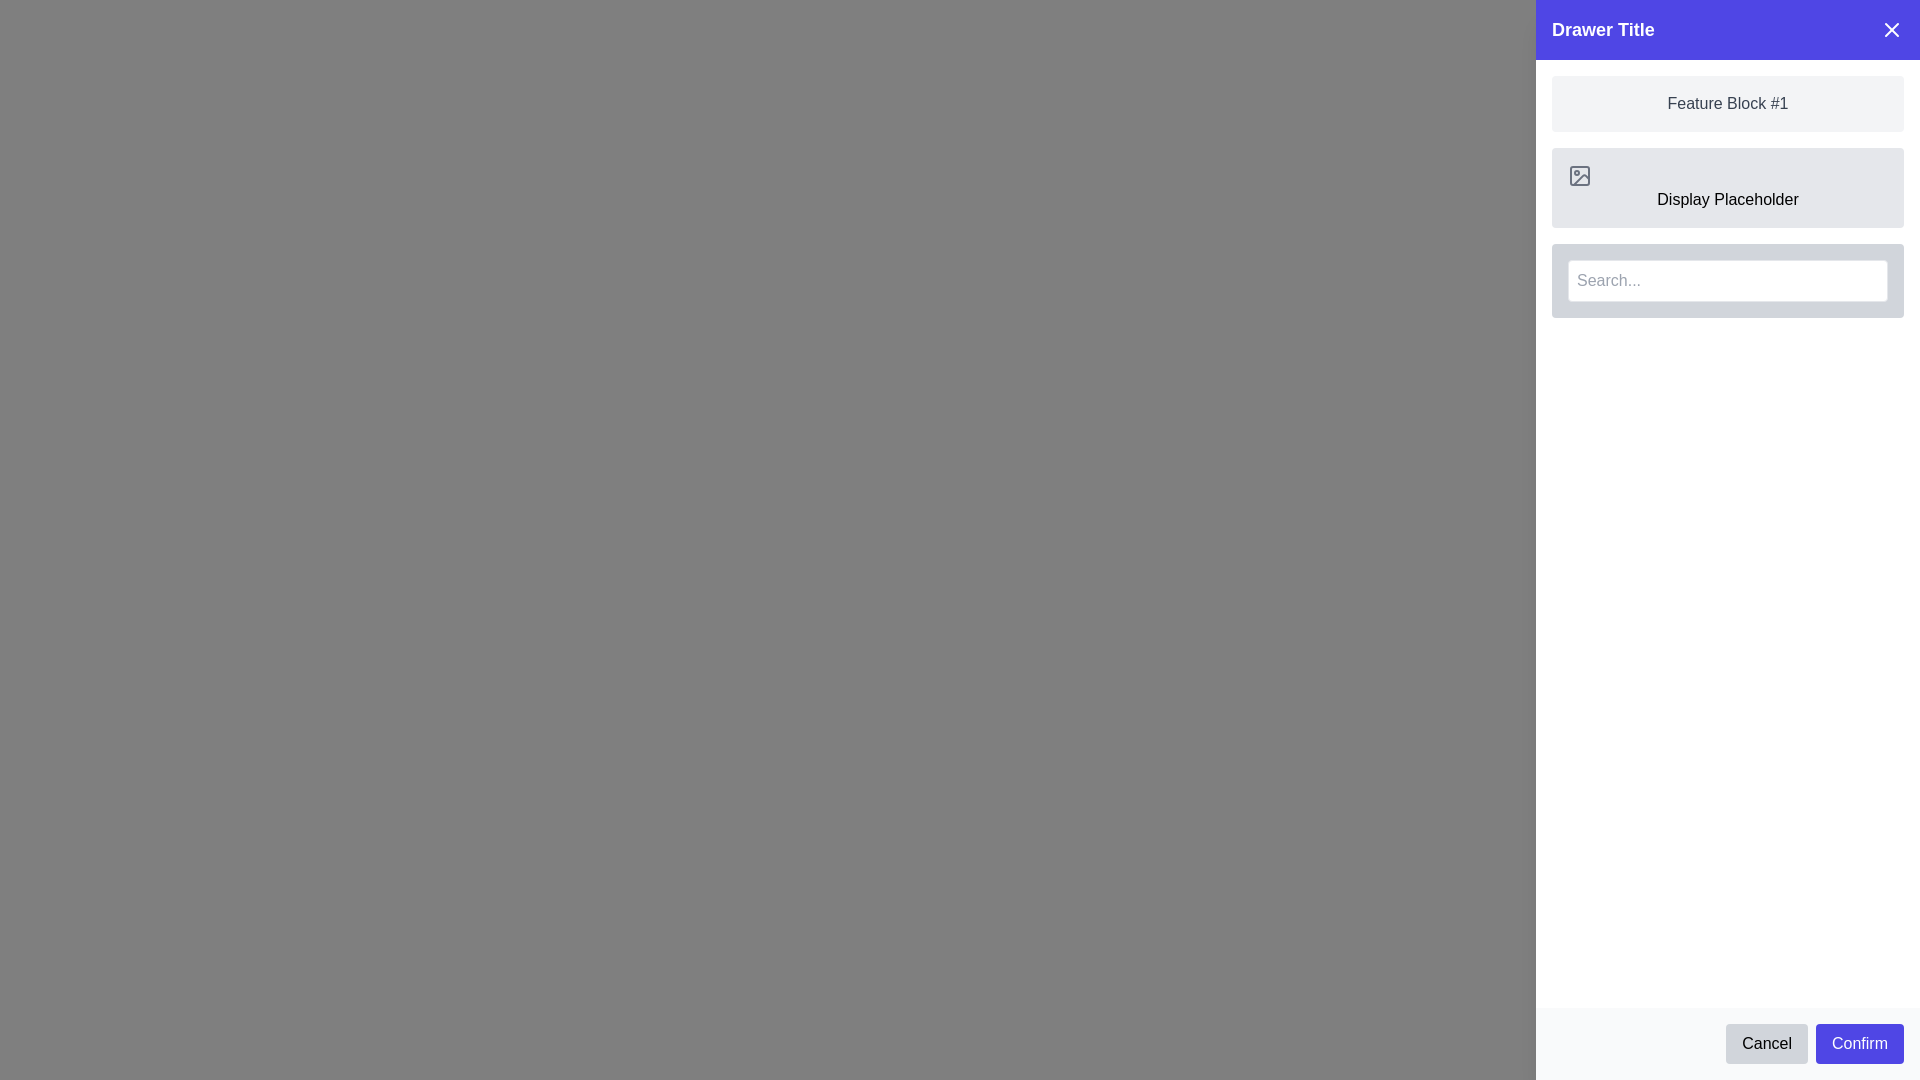 This screenshot has width=1920, height=1080. Describe the element at coordinates (1890, 30) in the screenshot. I see `the close button styled as a small square with a purple background and a white 'X' in the top-right corner of the header` at that location.